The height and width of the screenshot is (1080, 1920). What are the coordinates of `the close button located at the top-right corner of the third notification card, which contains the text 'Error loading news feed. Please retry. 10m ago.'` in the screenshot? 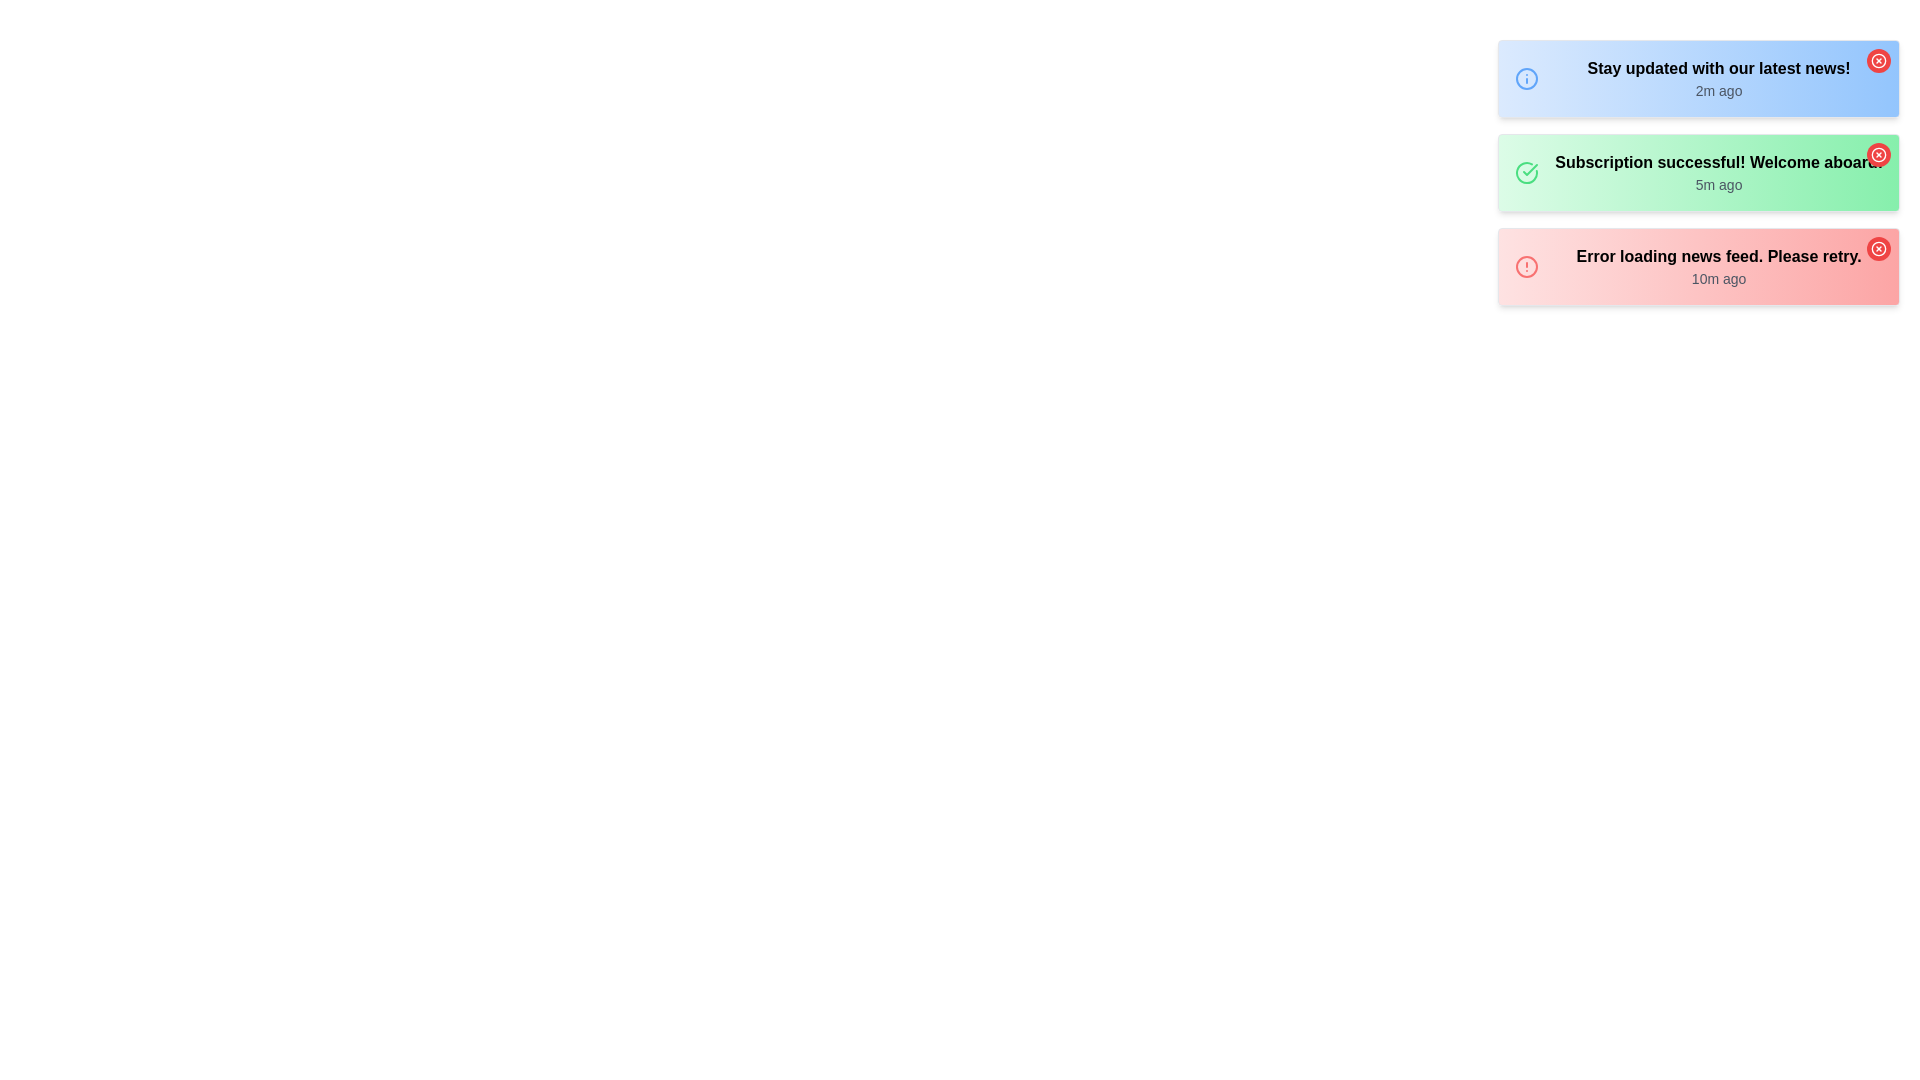 It's located at (1877, 248).